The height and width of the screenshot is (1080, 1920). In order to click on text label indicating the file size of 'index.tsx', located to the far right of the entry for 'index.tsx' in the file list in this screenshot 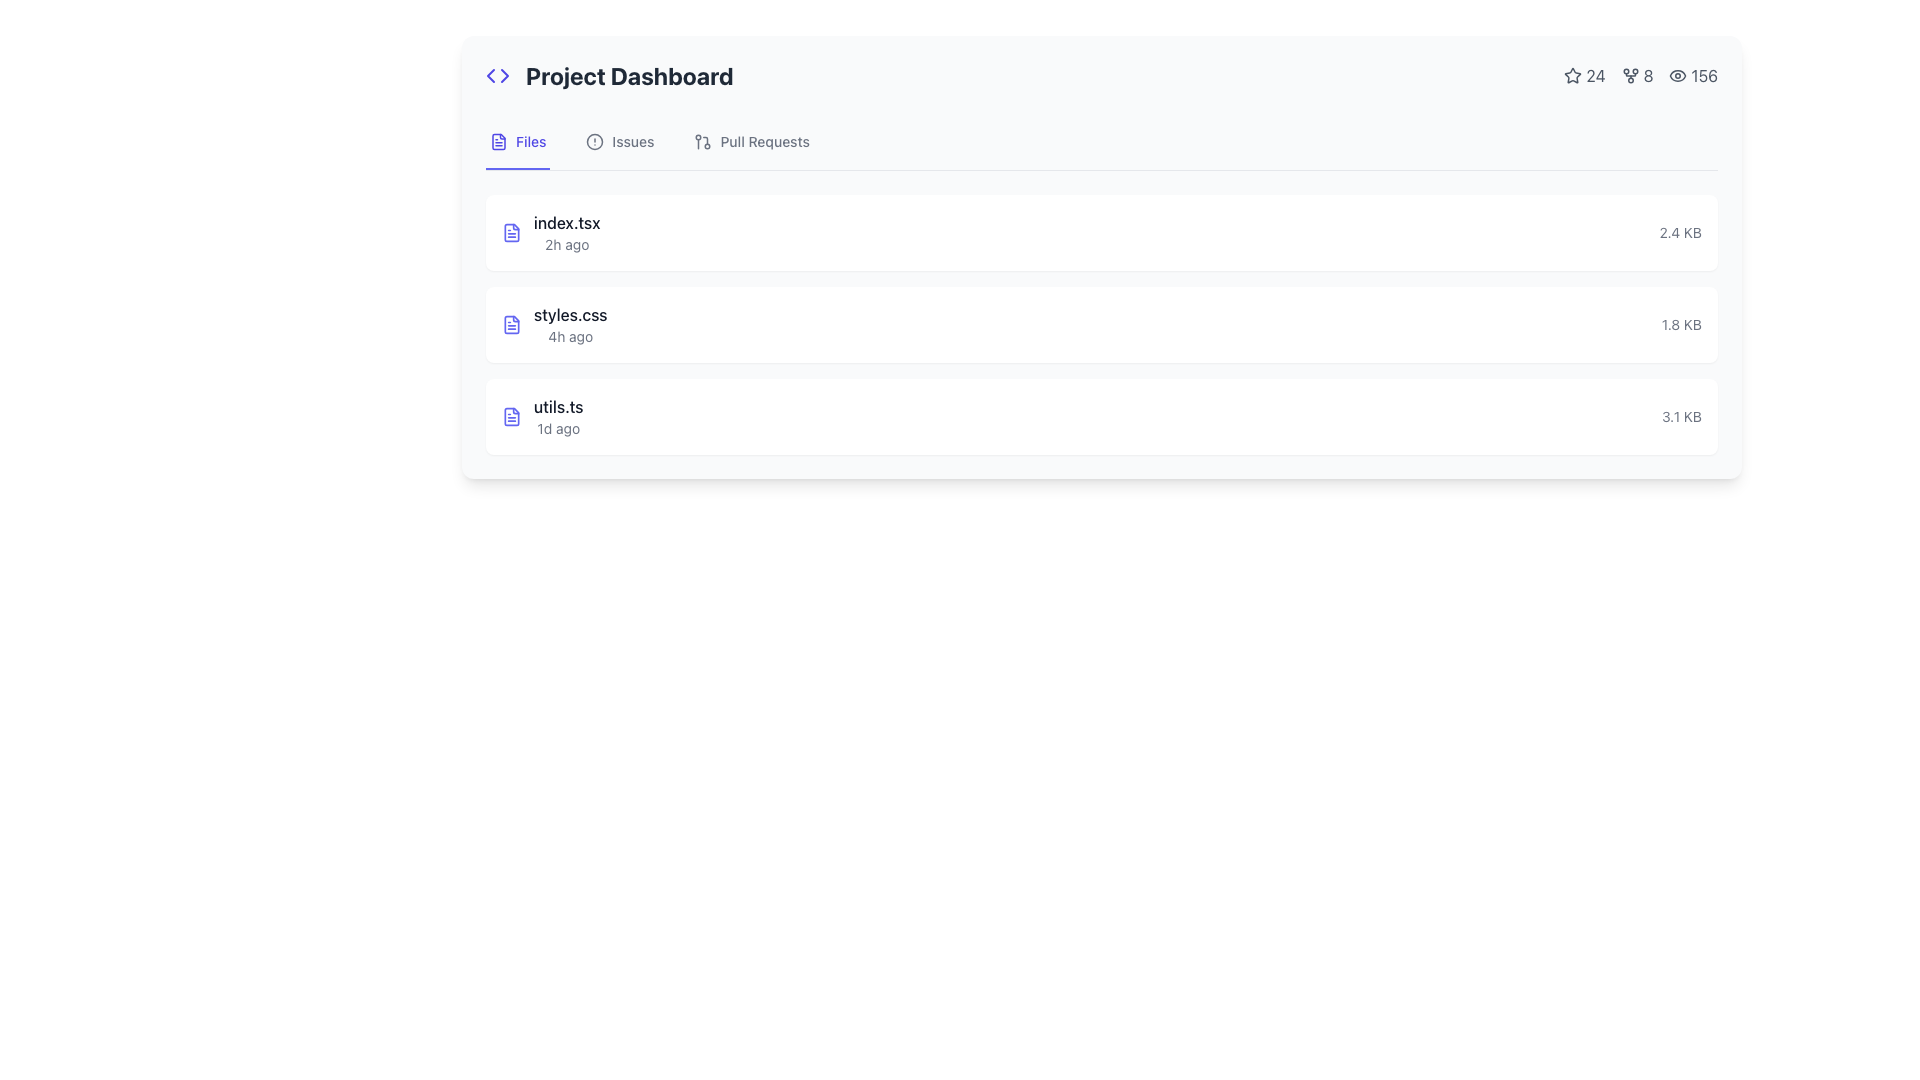, I will do `click(1680, 231)`.